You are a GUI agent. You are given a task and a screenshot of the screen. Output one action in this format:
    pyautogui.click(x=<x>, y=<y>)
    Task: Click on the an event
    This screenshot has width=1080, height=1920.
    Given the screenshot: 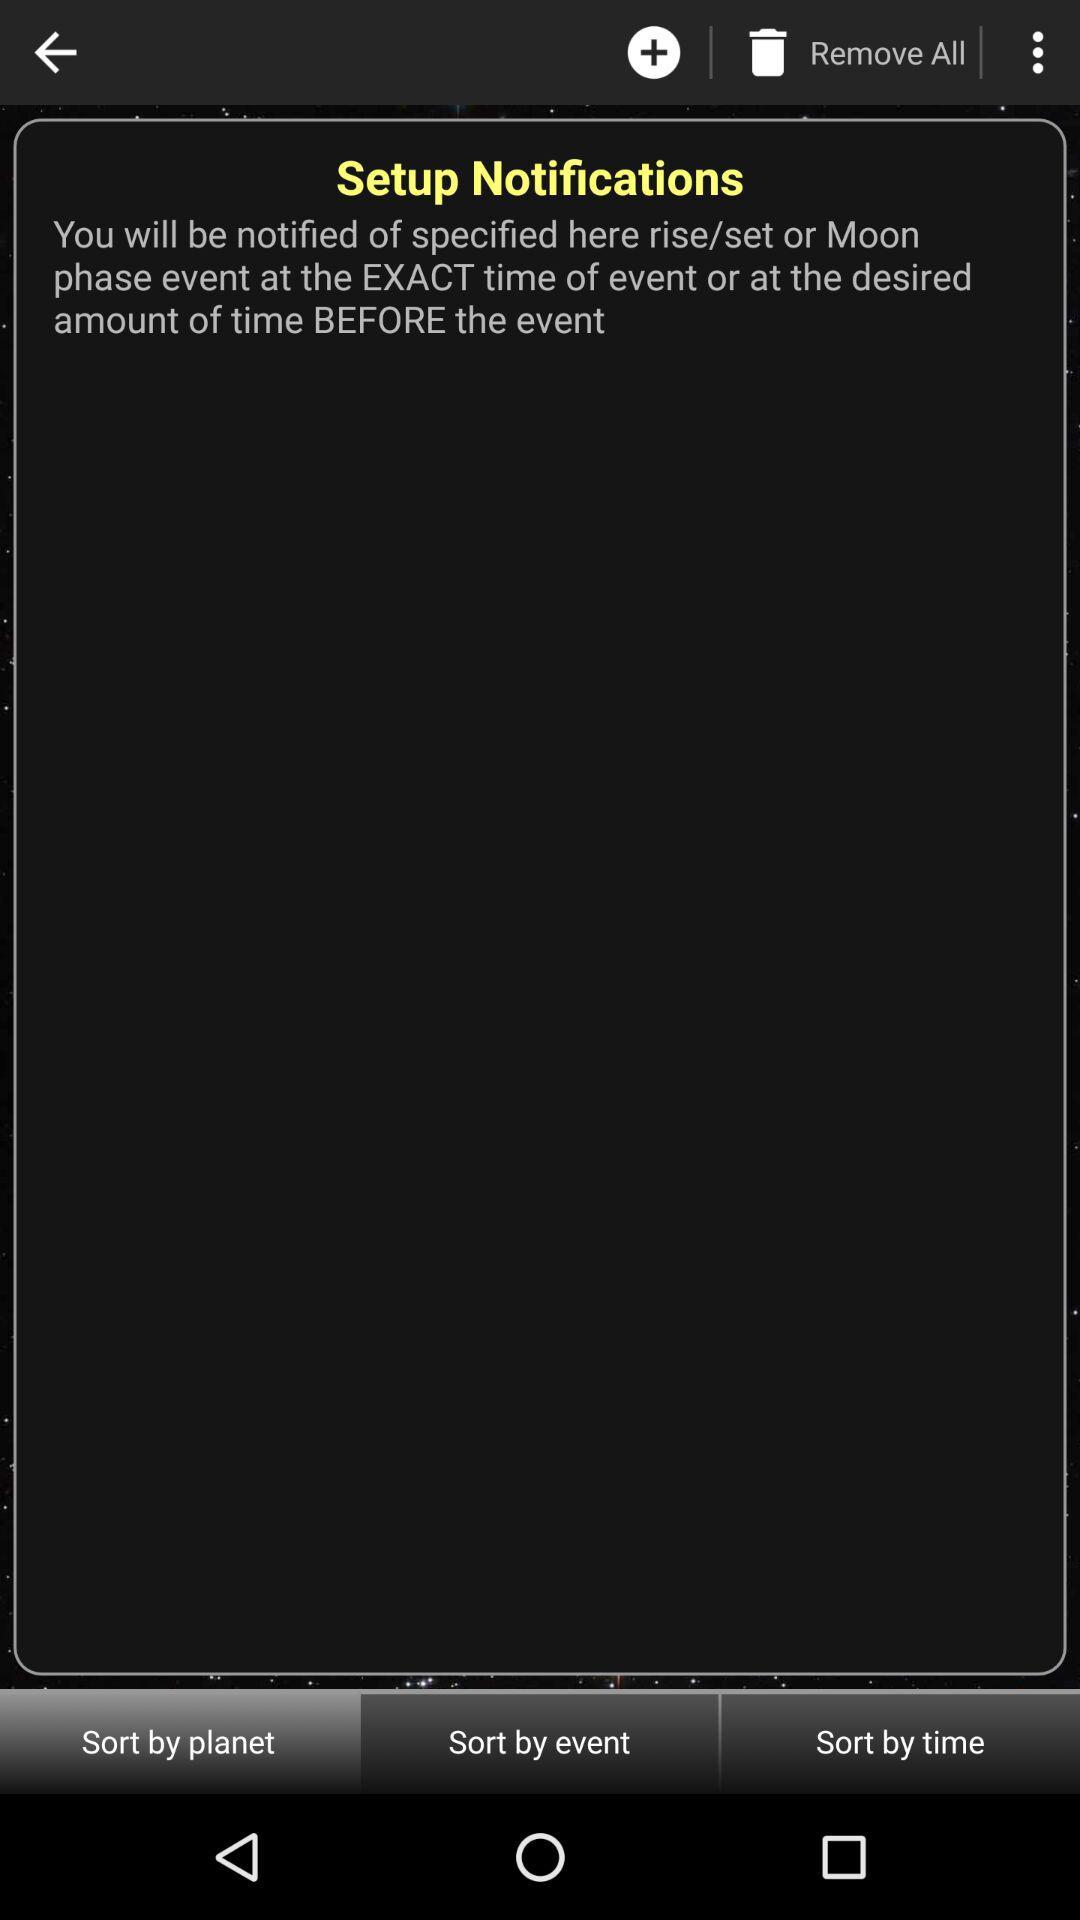 What is the action you would take?
    pyautogui.click(x=654, y=52)
    